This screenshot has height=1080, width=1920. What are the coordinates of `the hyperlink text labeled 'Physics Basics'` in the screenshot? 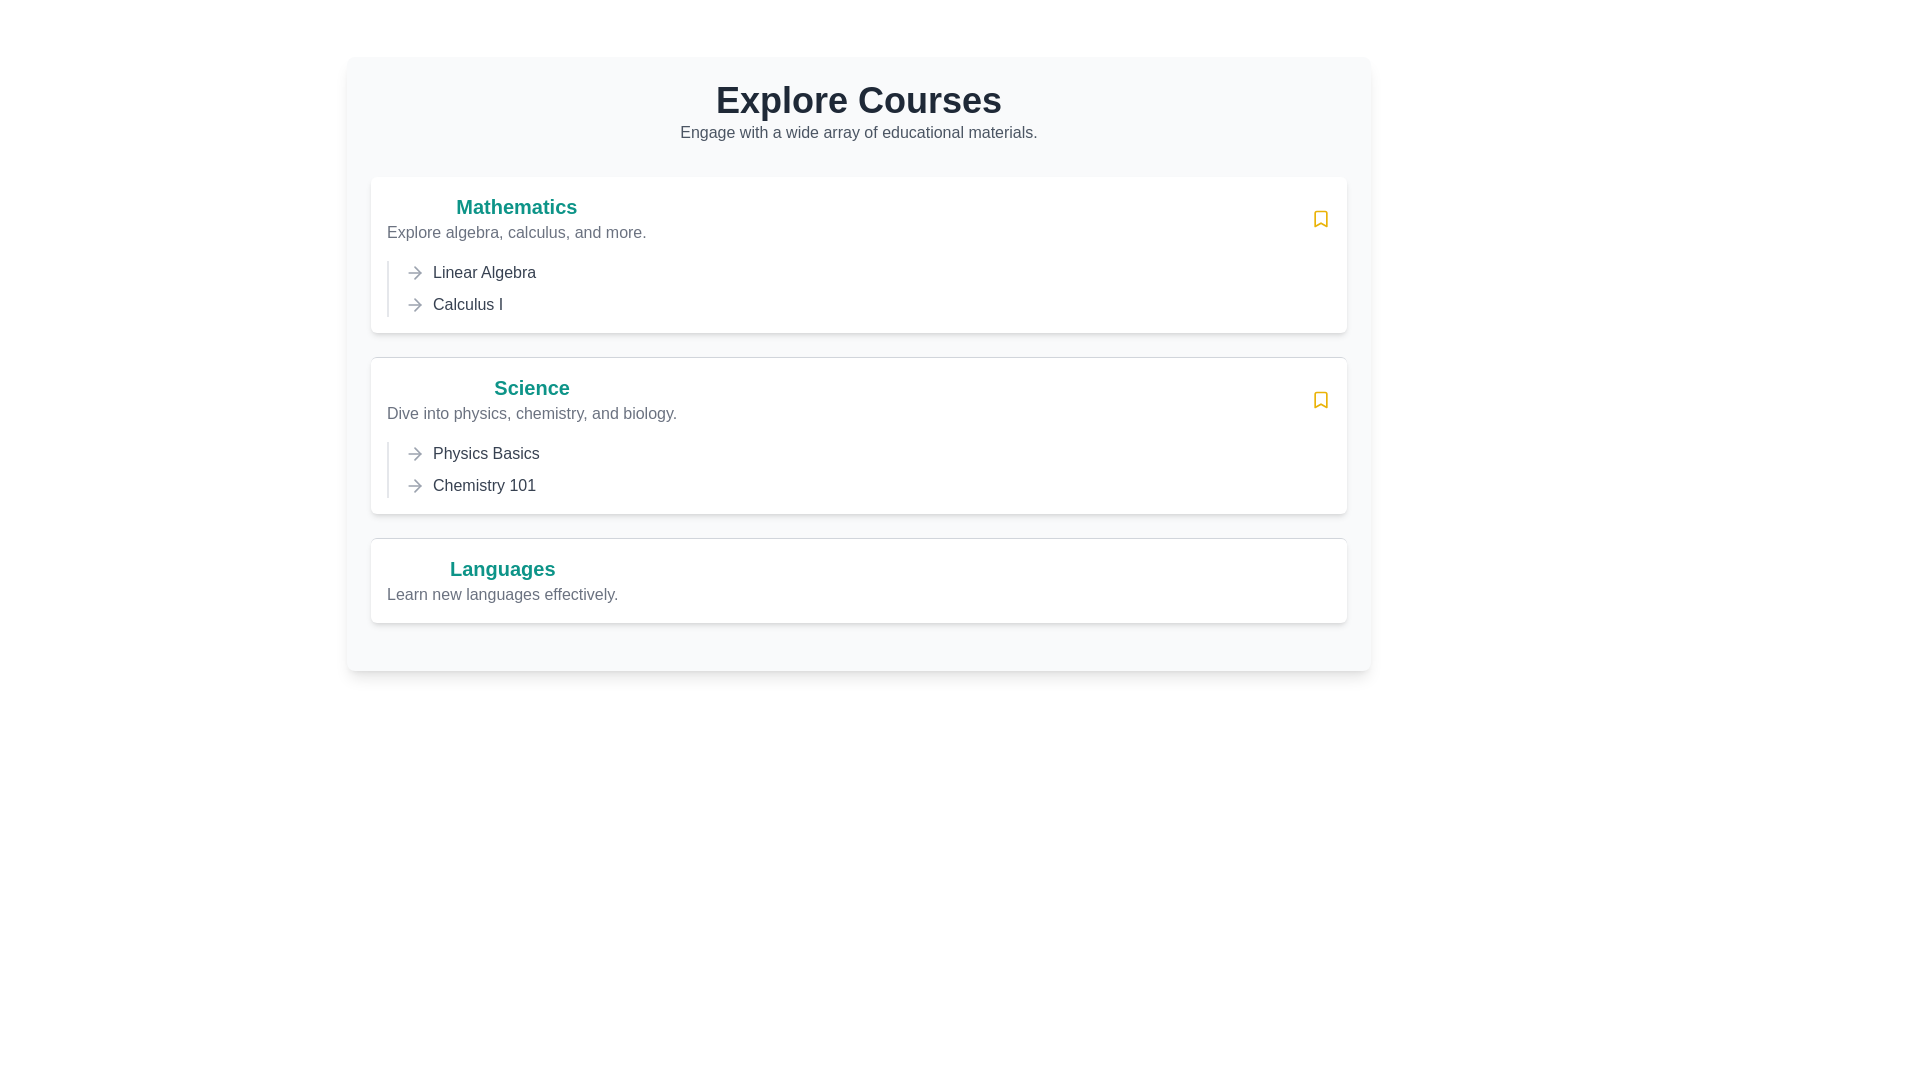 It's located at (486, 454).